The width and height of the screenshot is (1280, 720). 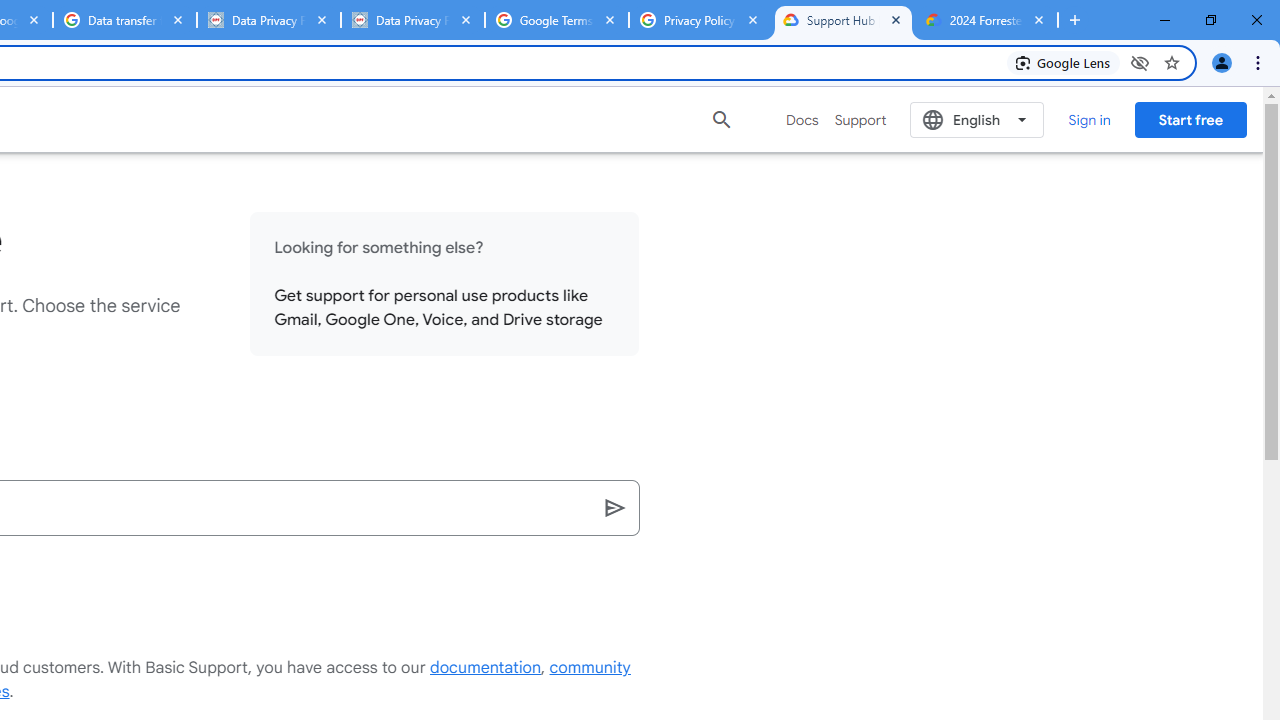 I want to click on 'documentation', so click(x=485, y=668).